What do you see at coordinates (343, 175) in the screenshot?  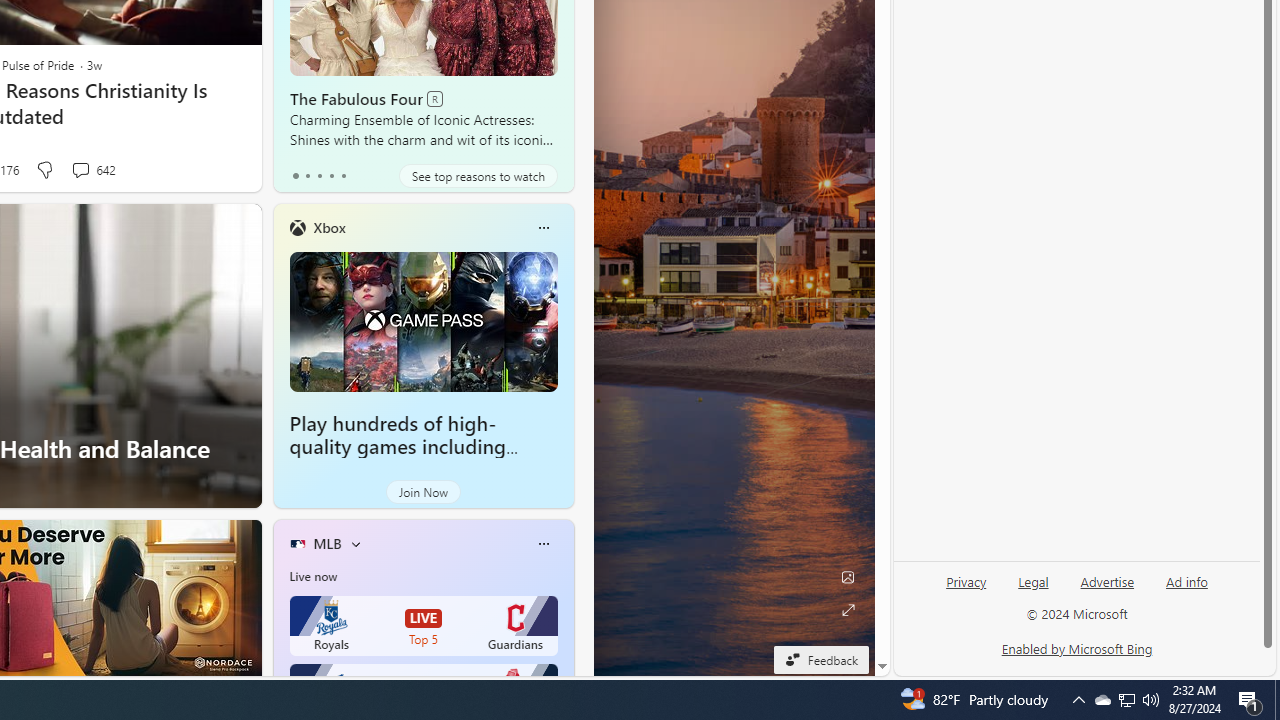 I see `'tab-4'` at bounding box center [343, 175].